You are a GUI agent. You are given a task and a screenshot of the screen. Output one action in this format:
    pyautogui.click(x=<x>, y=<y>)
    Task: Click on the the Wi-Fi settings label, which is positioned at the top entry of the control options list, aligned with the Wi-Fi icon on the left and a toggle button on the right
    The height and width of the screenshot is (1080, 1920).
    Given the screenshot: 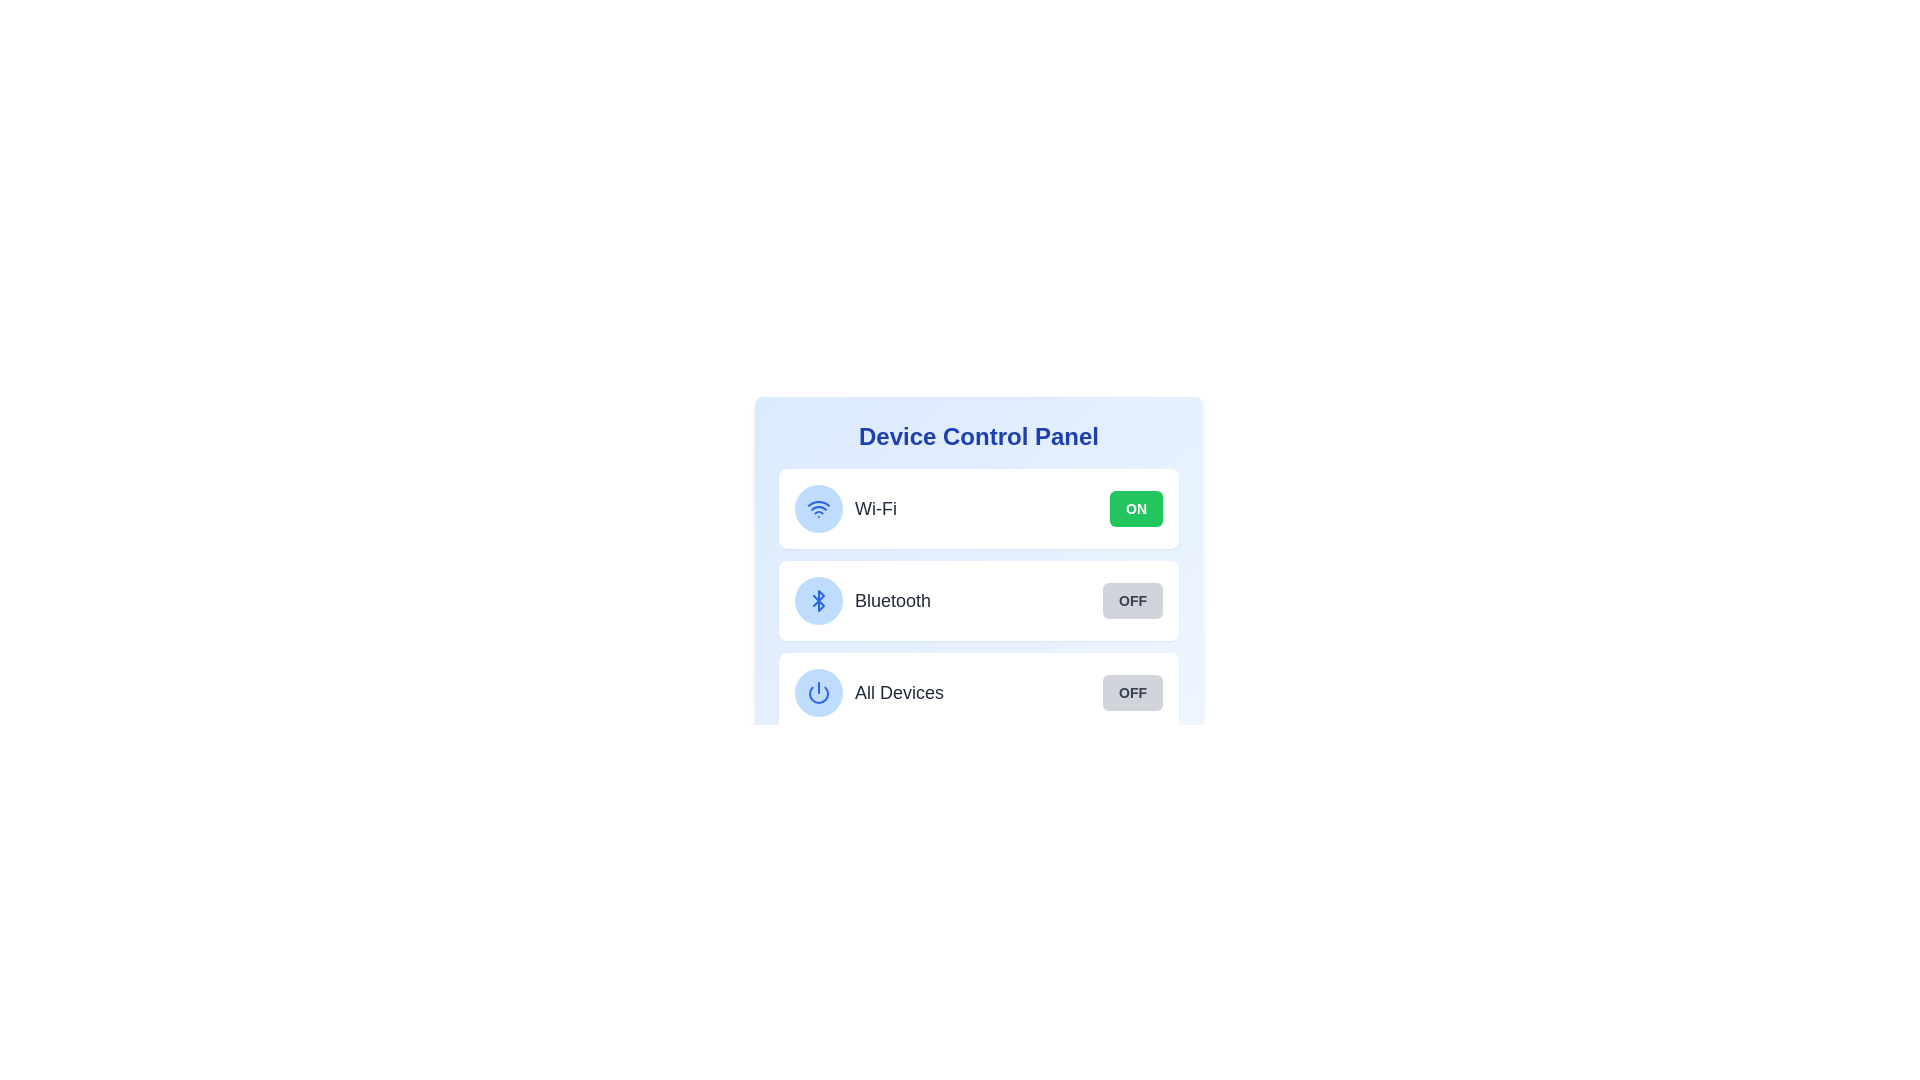 What is the action you would take?
    pyautogui.click(x=875, y=508)
    